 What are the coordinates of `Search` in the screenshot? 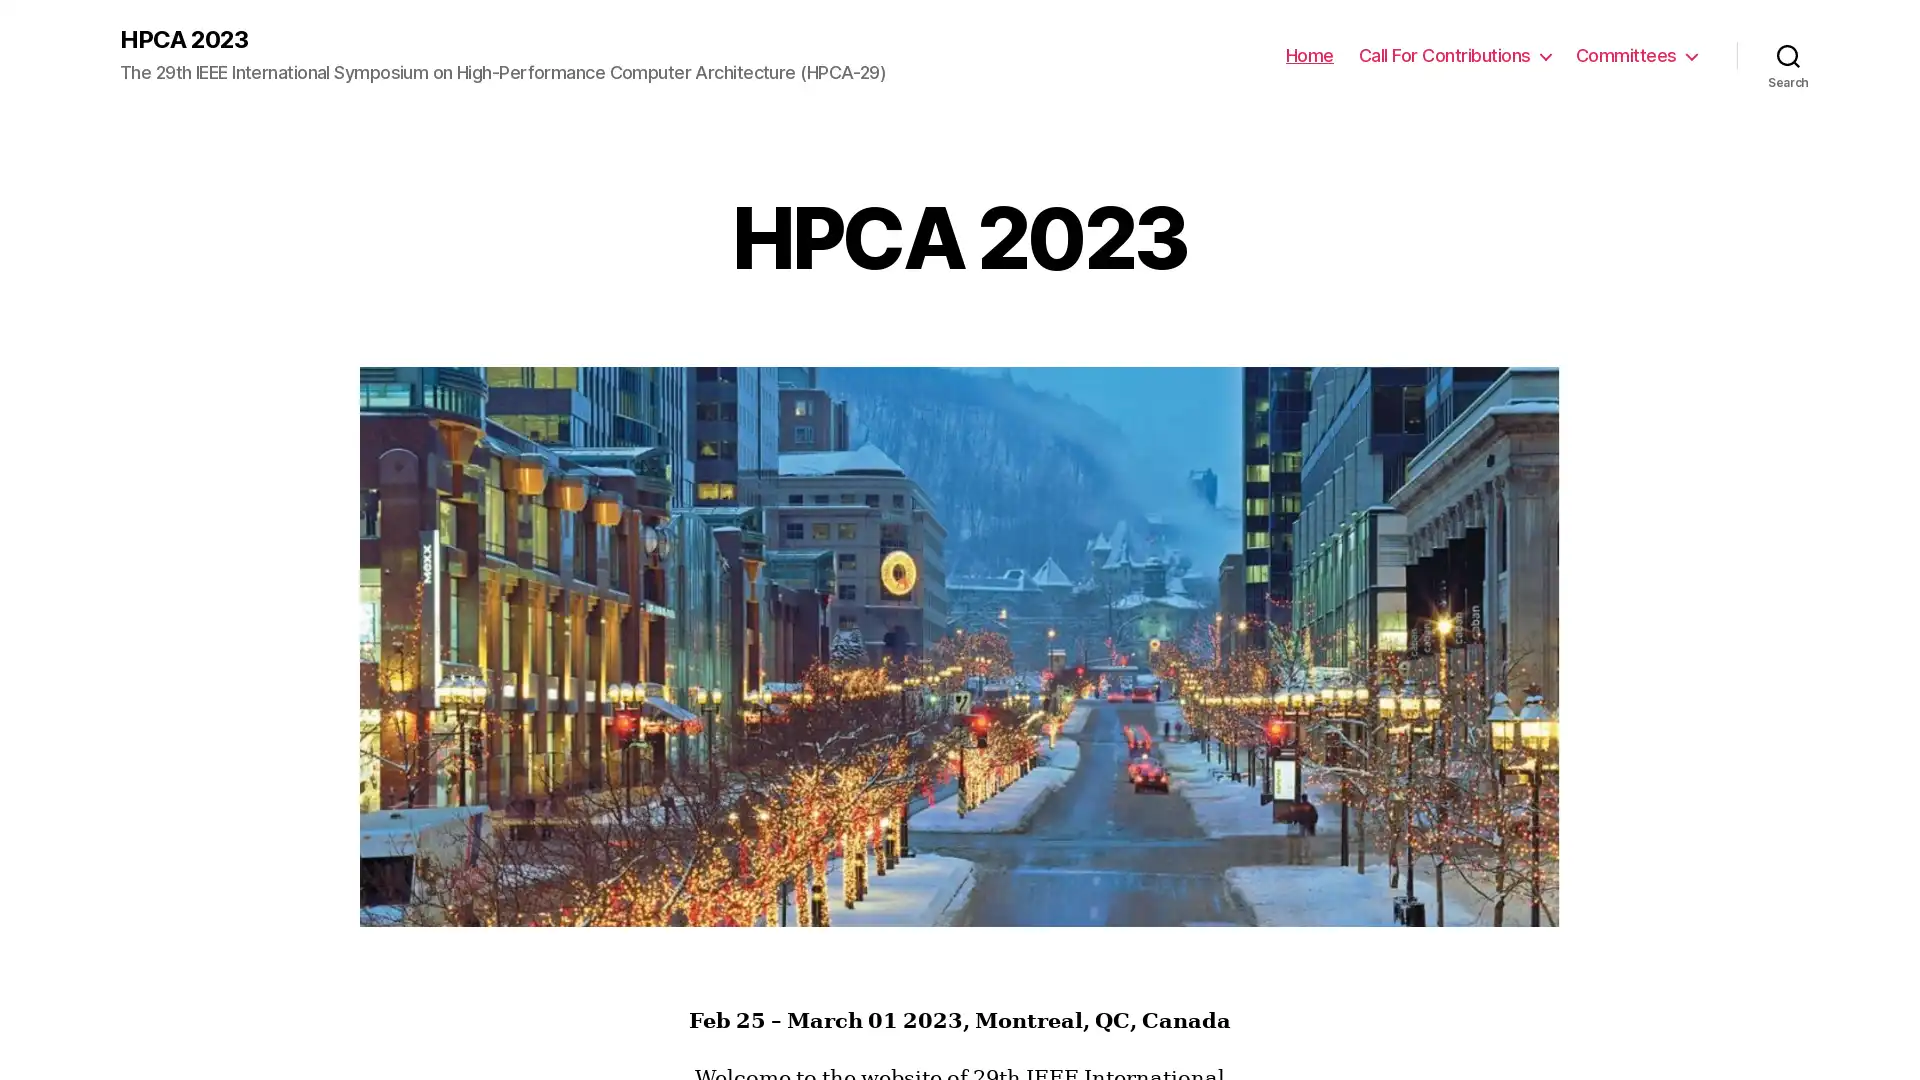 It's located at (1788, 53).